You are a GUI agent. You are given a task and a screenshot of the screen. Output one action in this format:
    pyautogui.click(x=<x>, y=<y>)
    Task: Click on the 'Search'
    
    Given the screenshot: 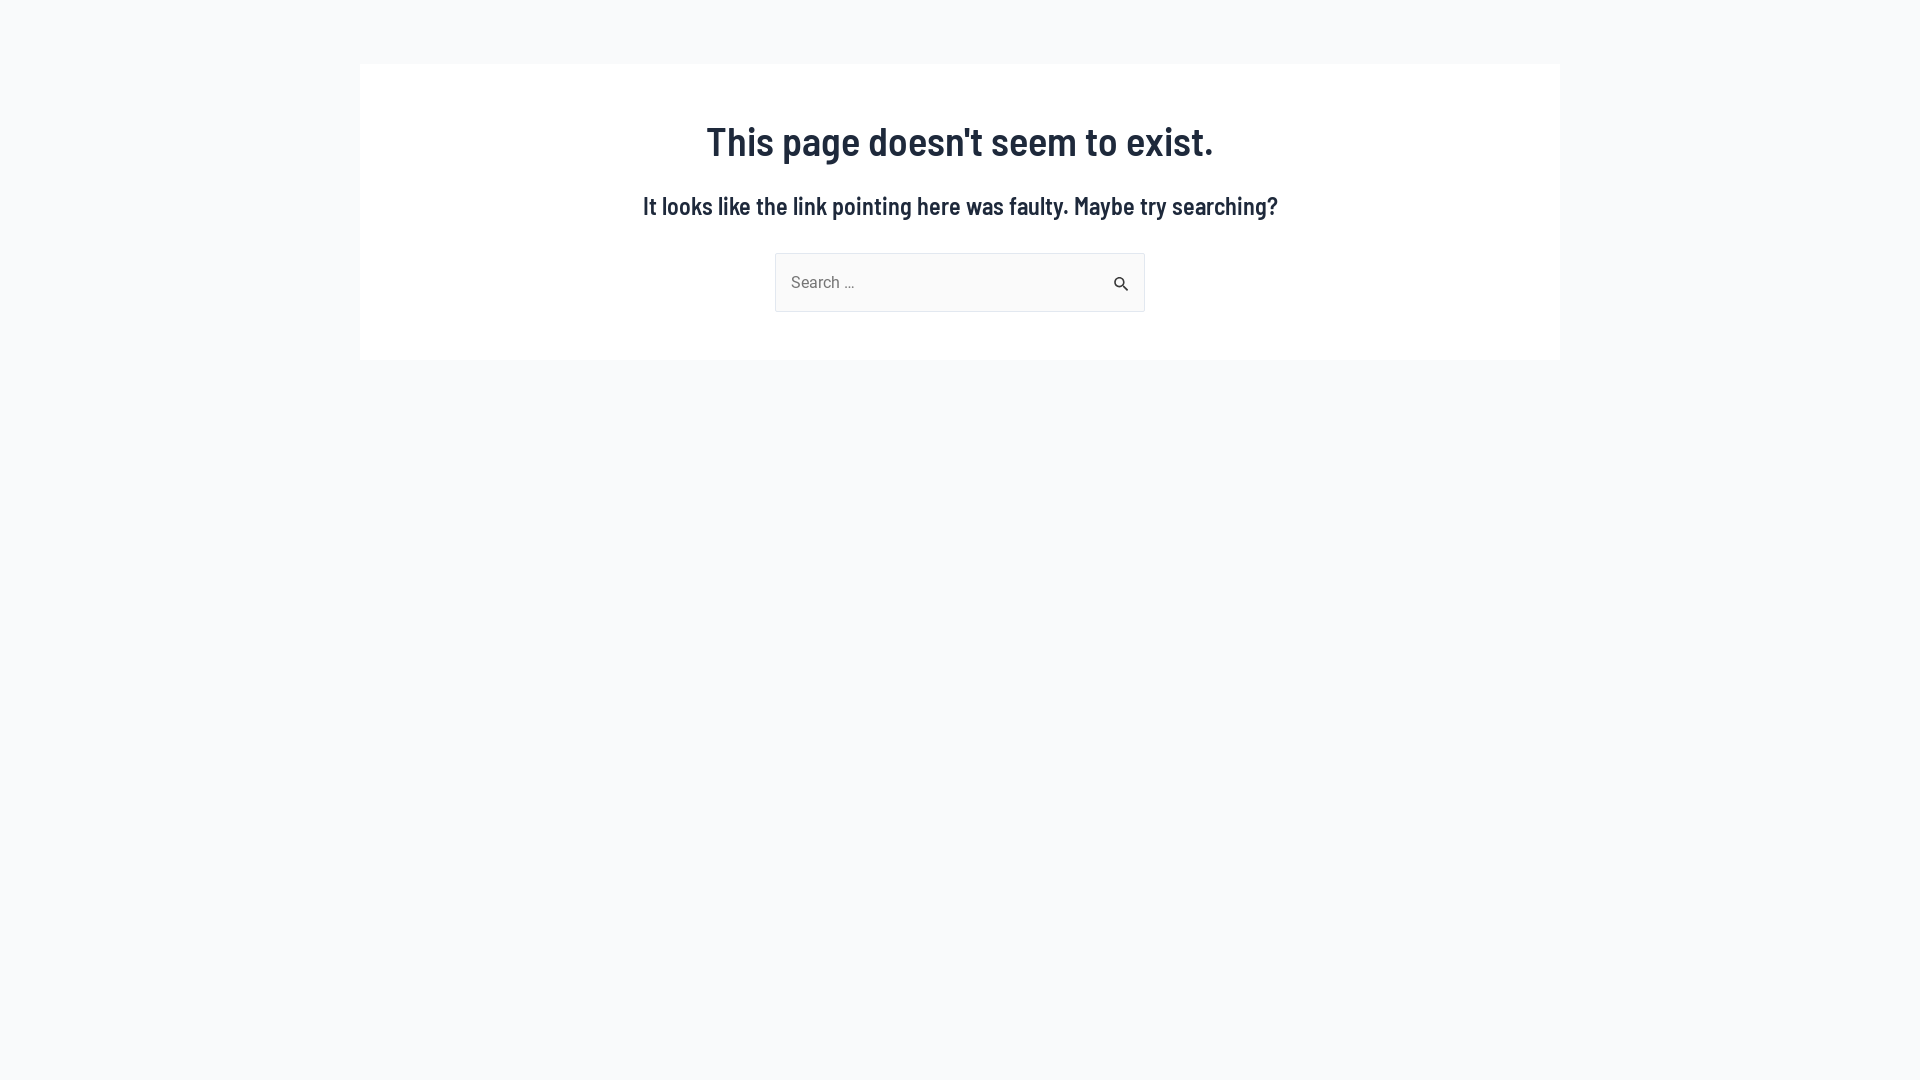 What is the action you would take?
    pyautogui.click(x=1122, y=273)
    